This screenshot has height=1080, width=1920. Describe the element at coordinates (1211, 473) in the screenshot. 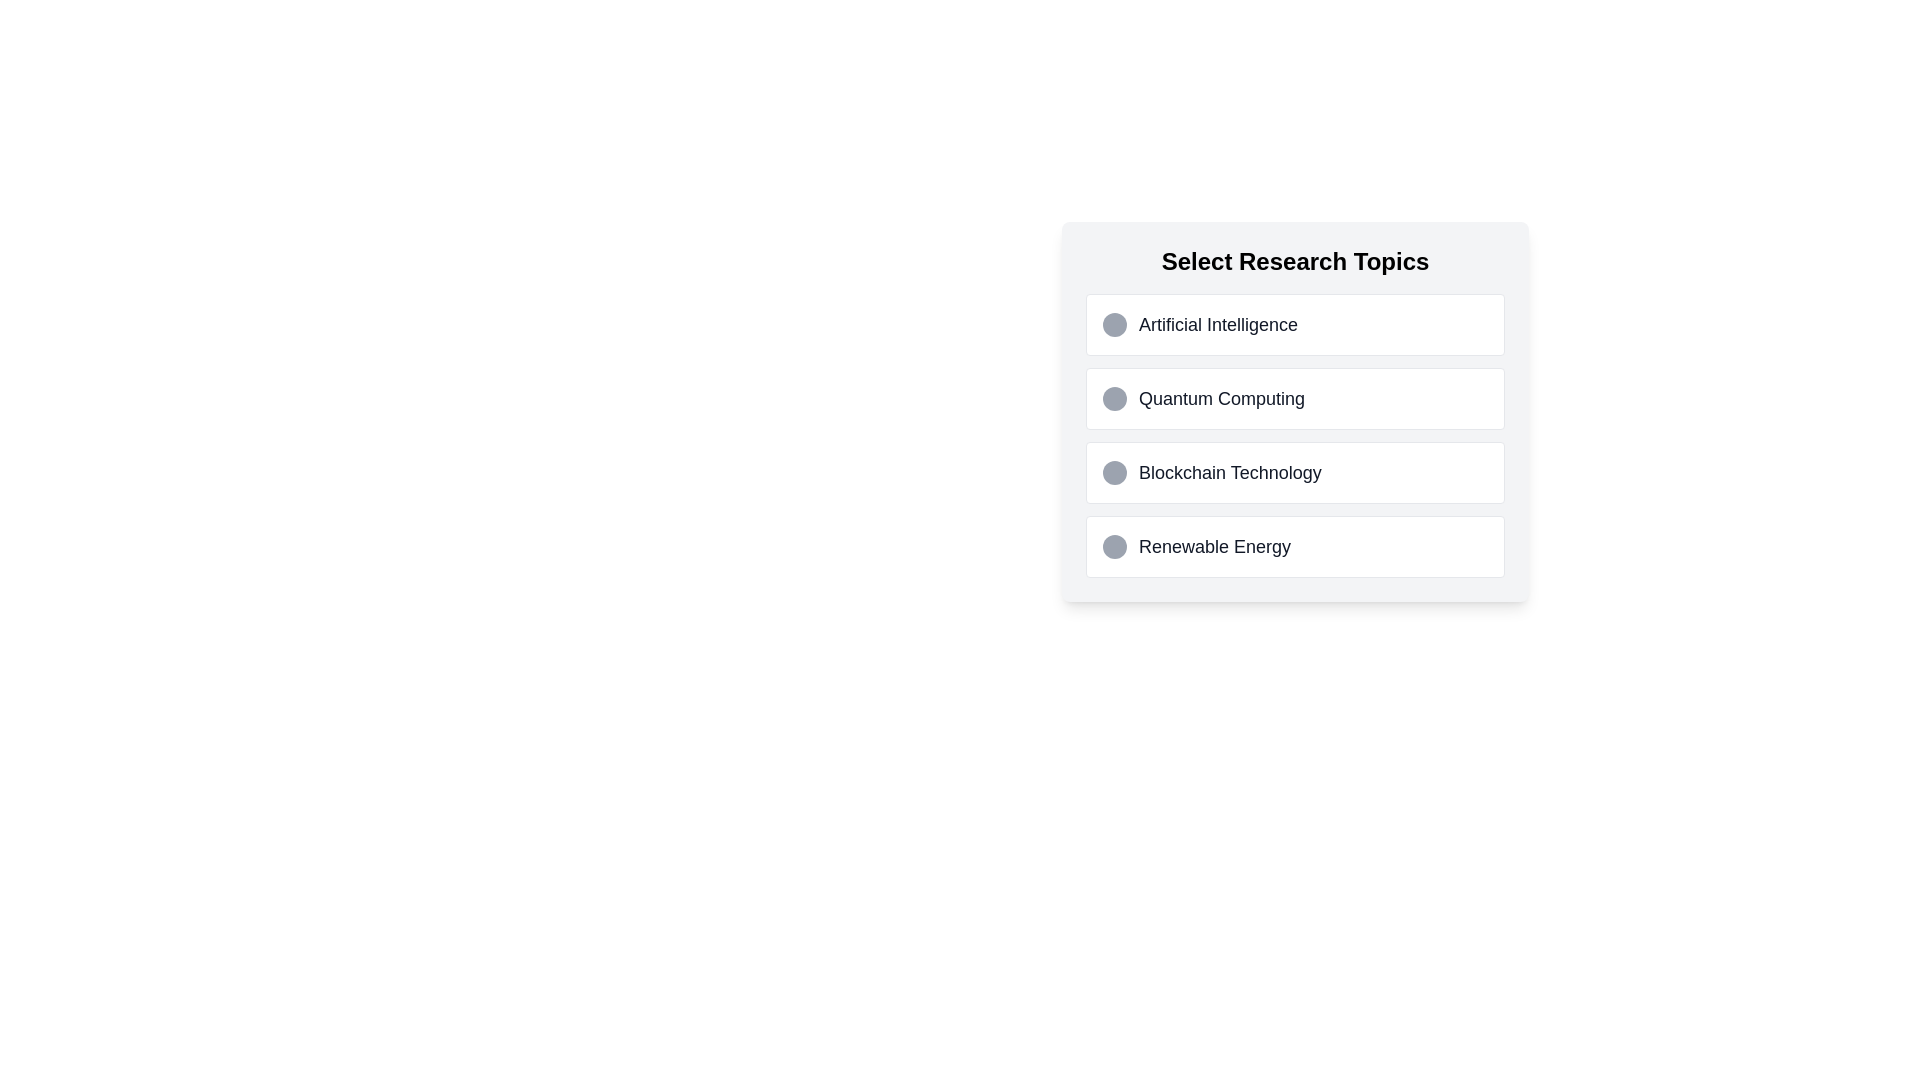

I see `the circular icon next to the 'Blockchain Technology' option in the selectable list under 'Select Research Topics'` at that location.